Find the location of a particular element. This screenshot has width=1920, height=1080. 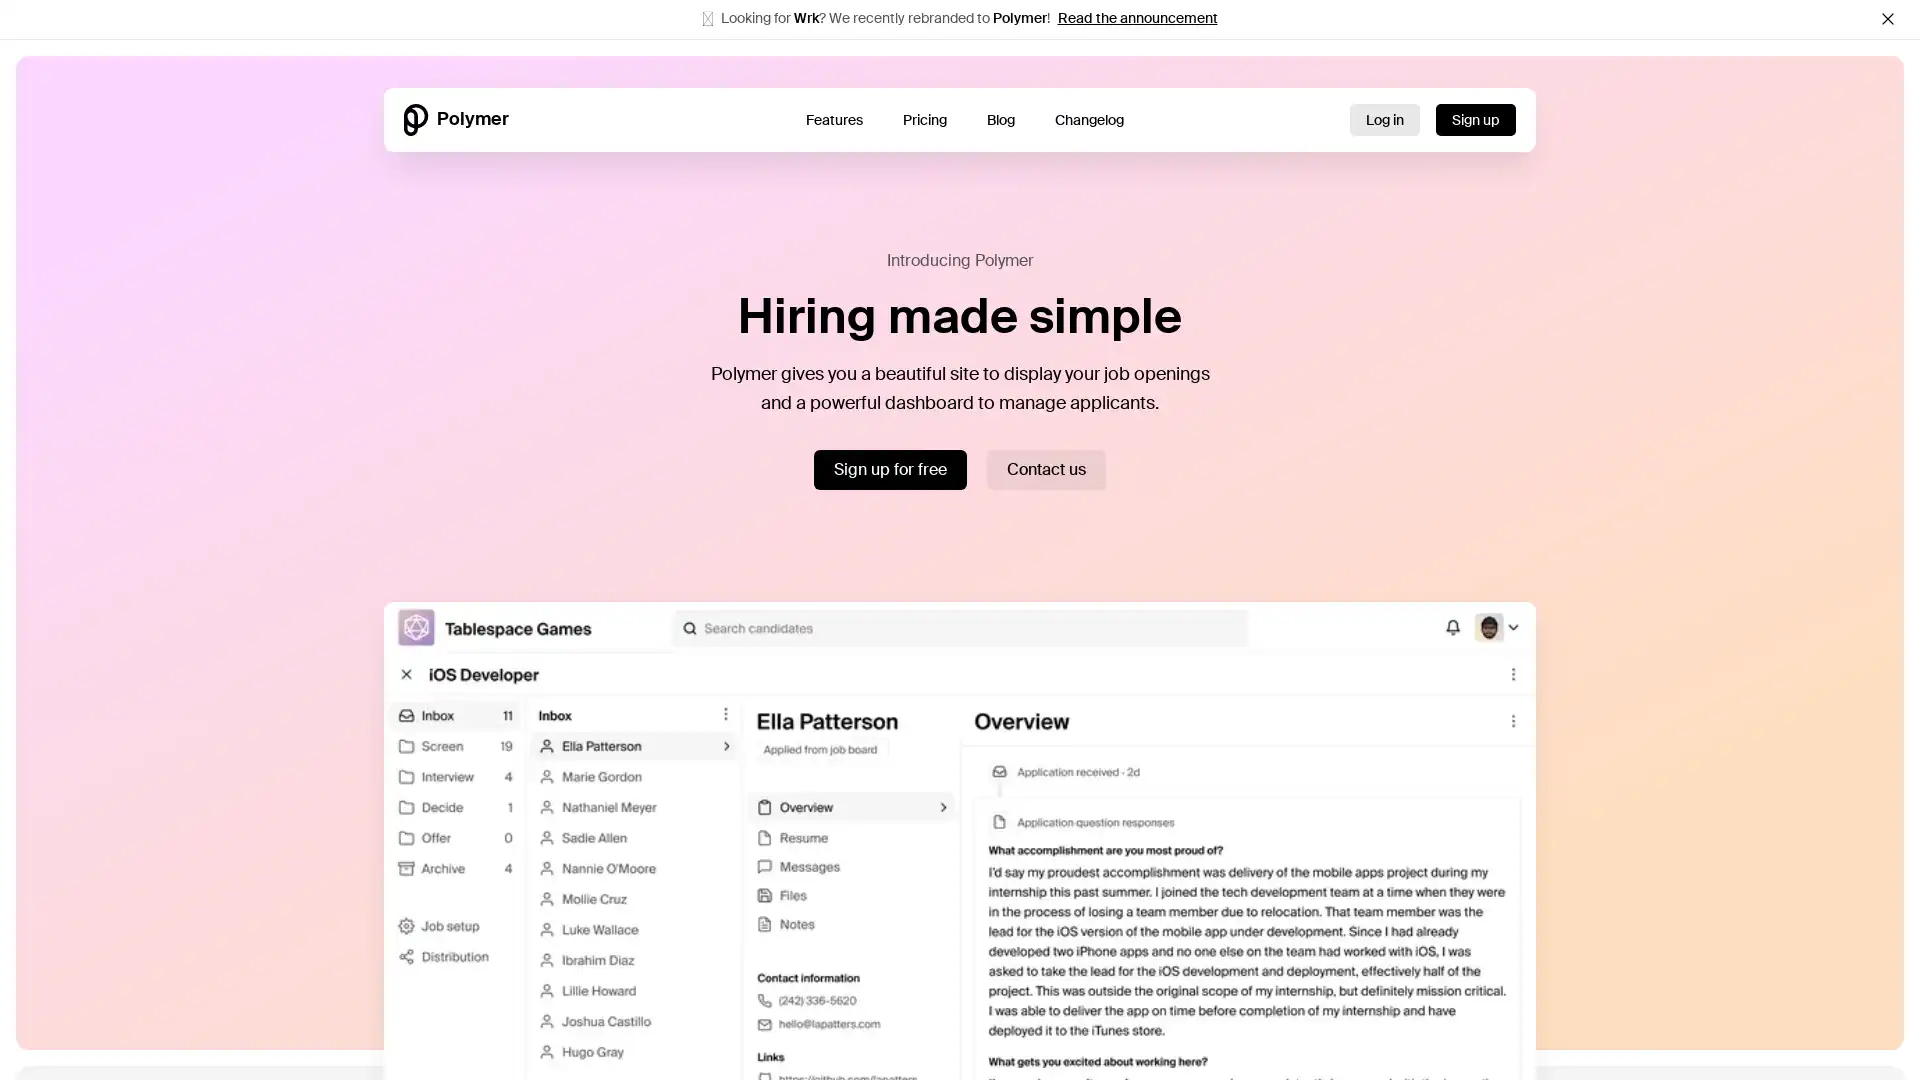

Open Intercom Messenger is located at coordinates (1865, 1026).